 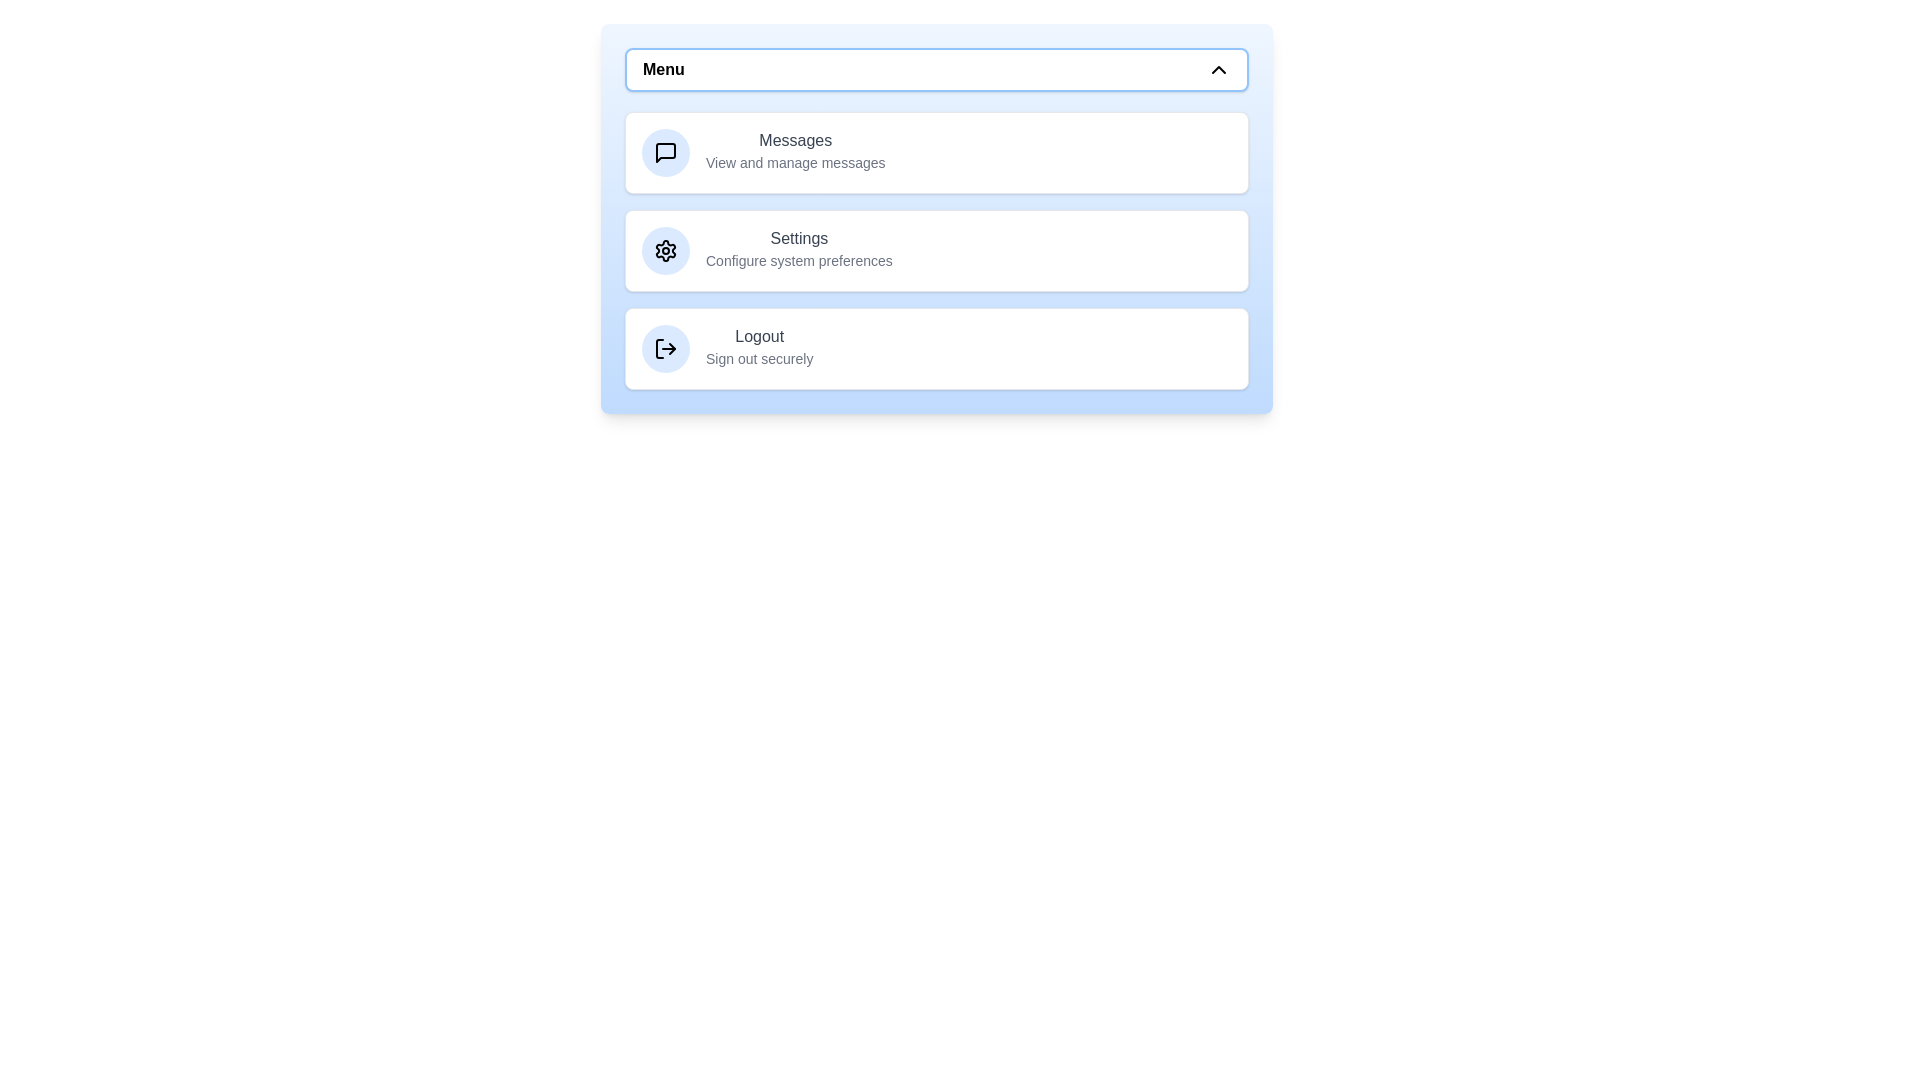 What do you see at coordinates (935, 152) in the screenshot?
I see `the menu item Messages` at bounding box center [935, 152].